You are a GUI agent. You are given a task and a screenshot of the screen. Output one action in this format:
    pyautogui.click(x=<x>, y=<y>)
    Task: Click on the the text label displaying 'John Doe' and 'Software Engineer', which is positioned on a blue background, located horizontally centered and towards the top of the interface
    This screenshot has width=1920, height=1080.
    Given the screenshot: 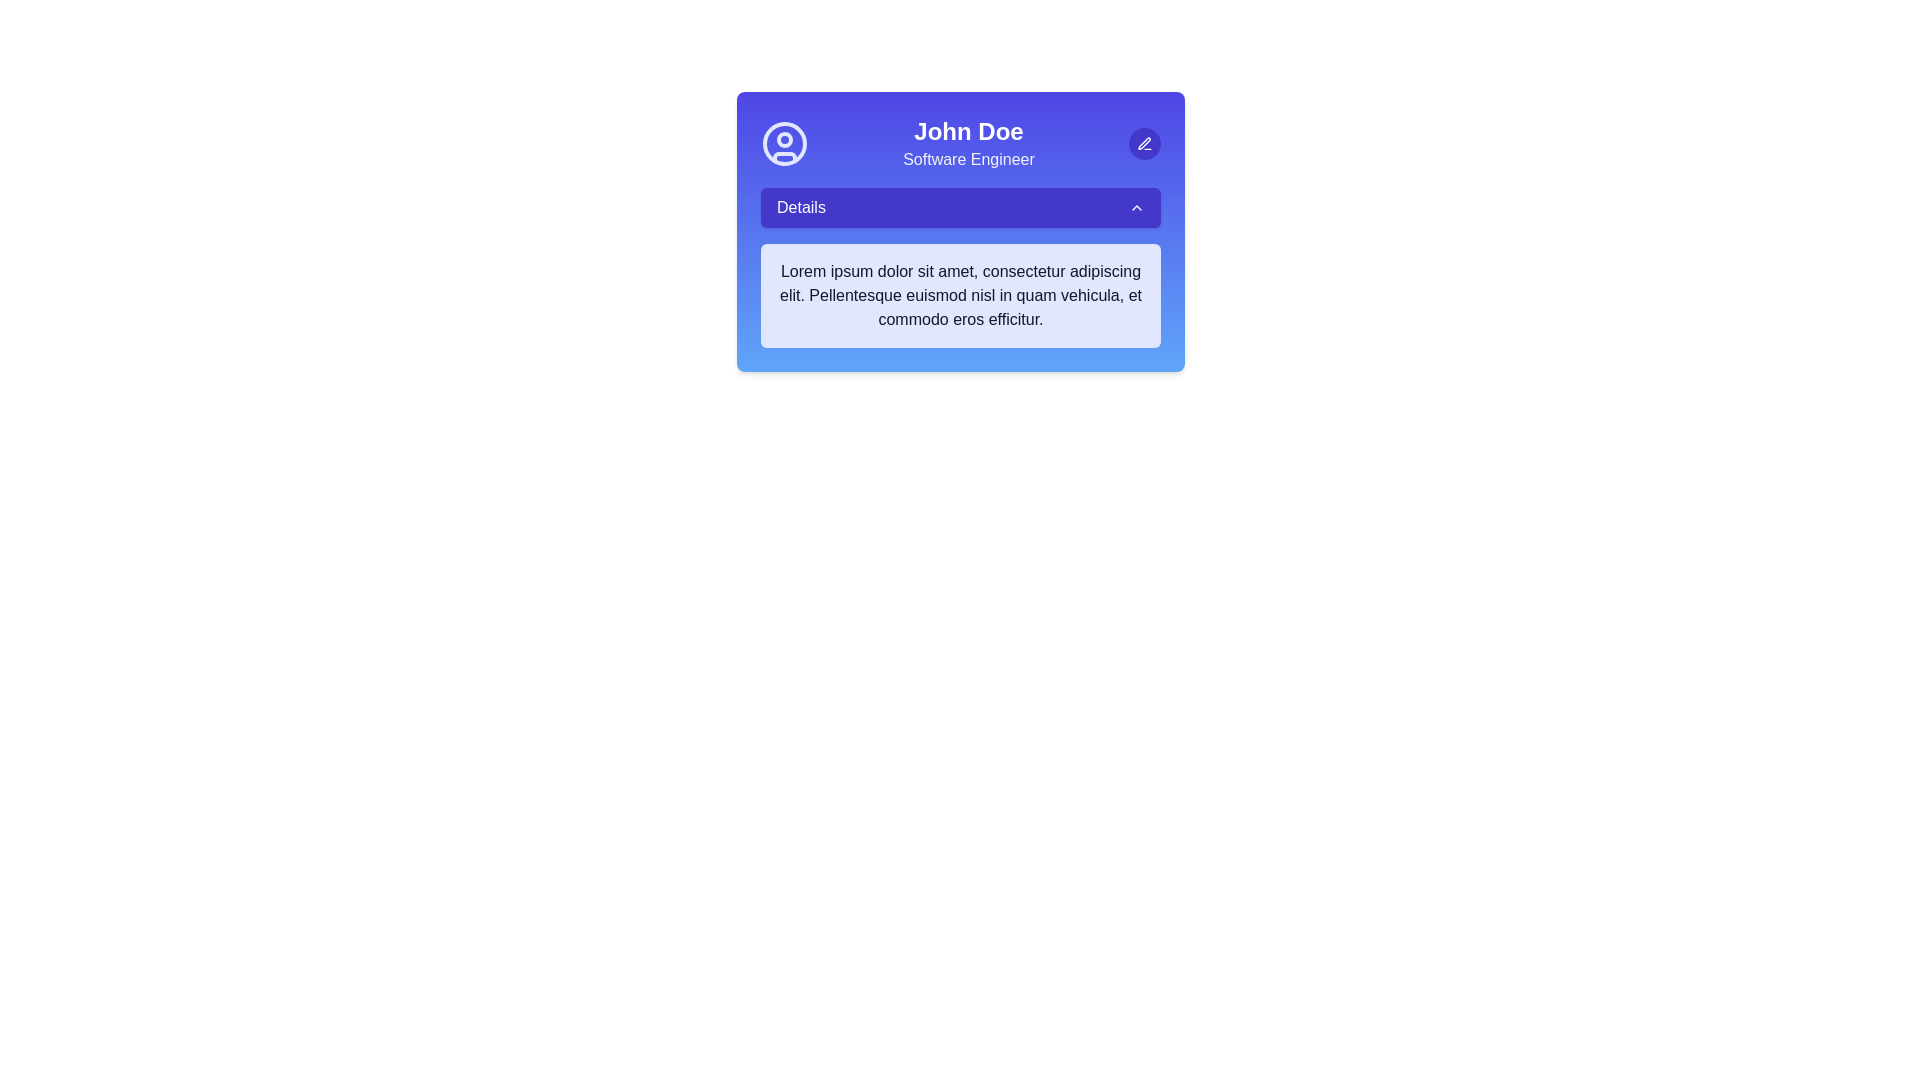 What is the action you would take?
    pyautogui.click(x=969, y=142)
    